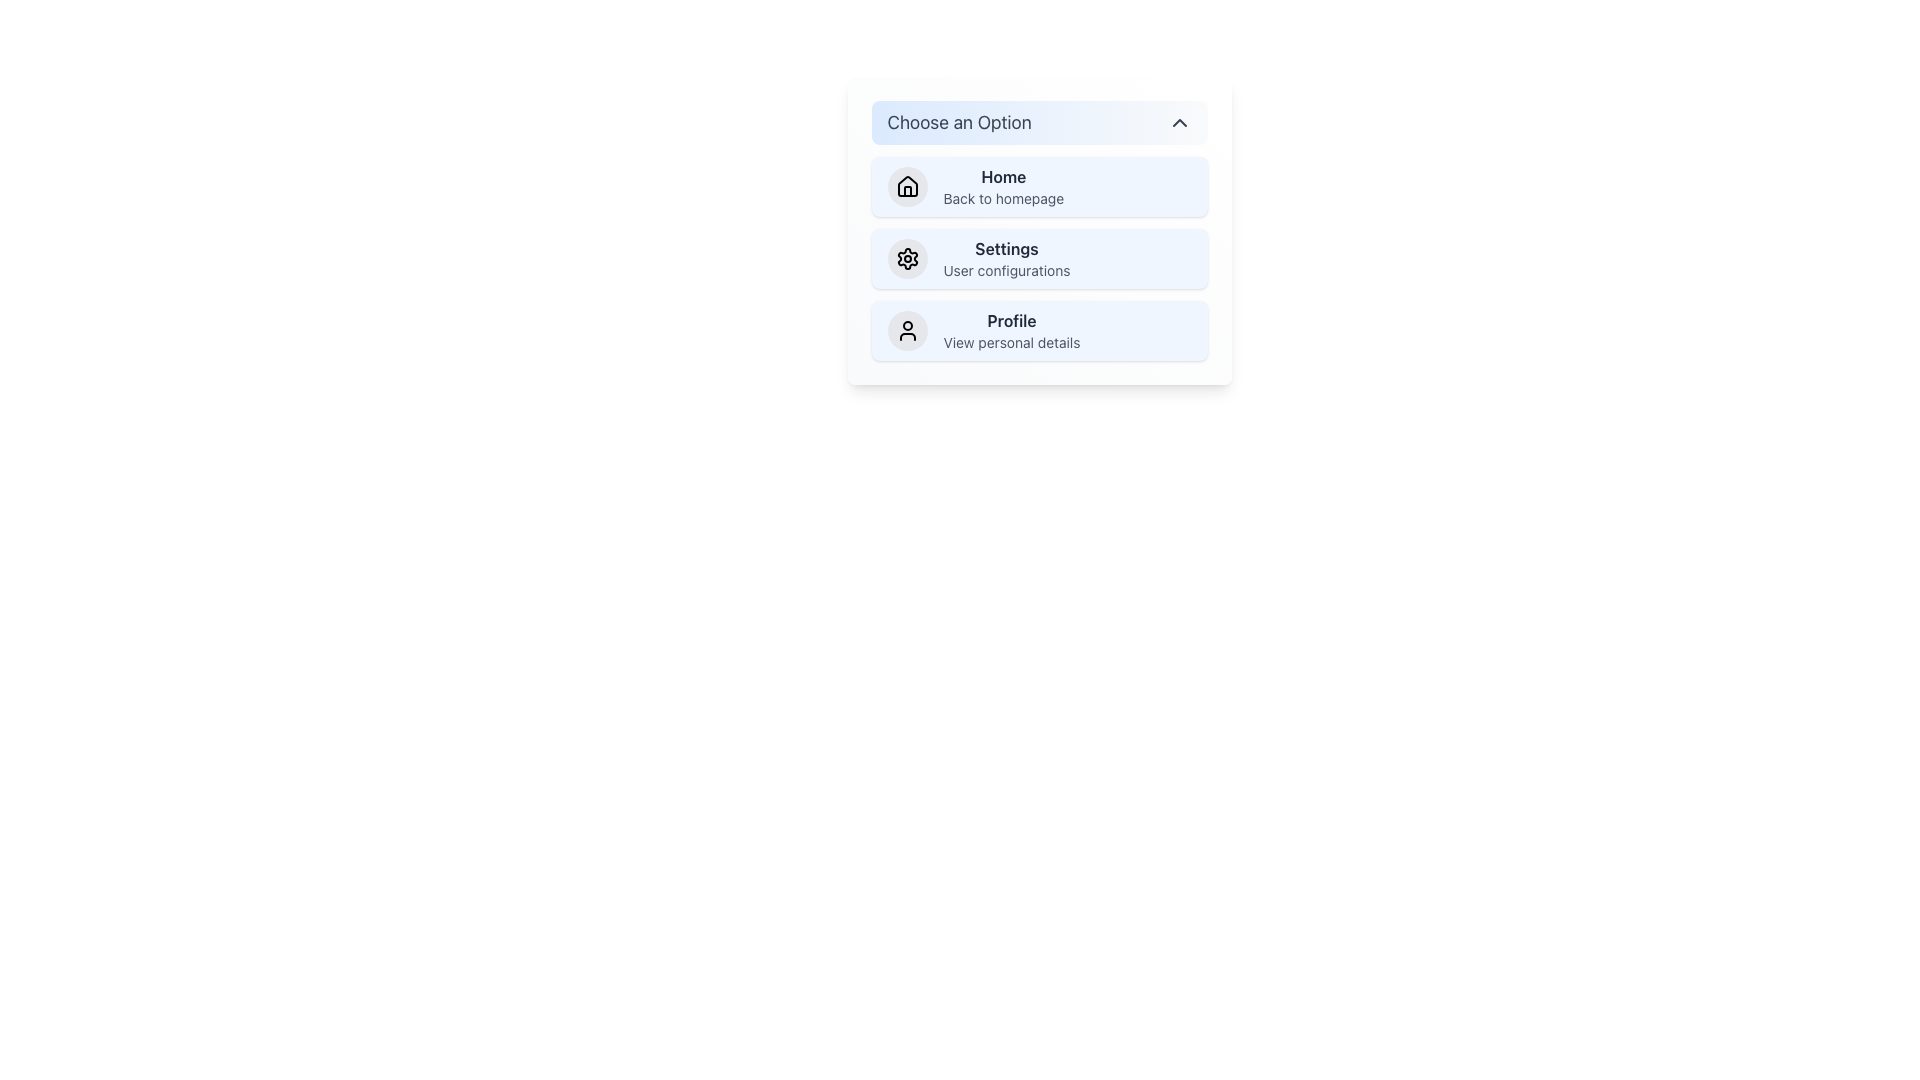  Describe the element at coordinates (1039, 230) in the screenshot. I see `the 'Settings' button located as the second option in a vertical list within a card, positioned between 'Home' and 'Profile' options` at that location.